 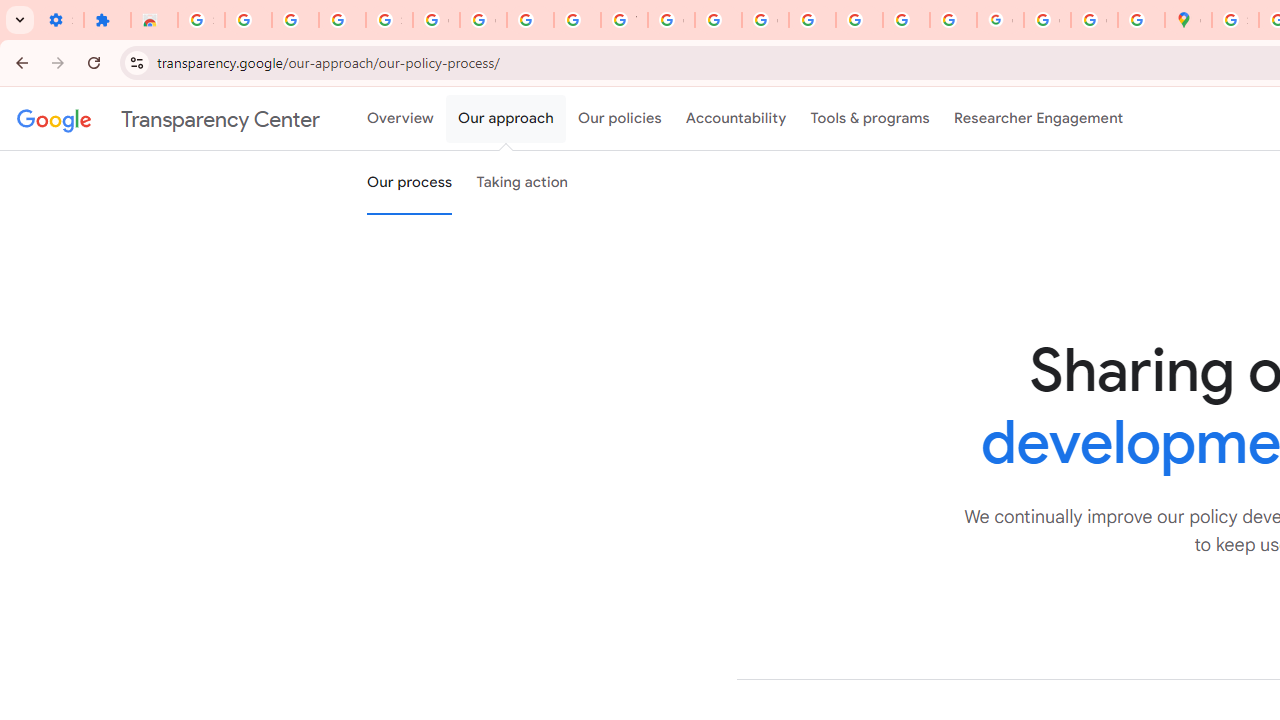 What do you see at coordinates (153, 20) in the screenshot?
I see `'Reviews: Helix Fruit Jump Arcade Game'` at bounding box center [153, 20].